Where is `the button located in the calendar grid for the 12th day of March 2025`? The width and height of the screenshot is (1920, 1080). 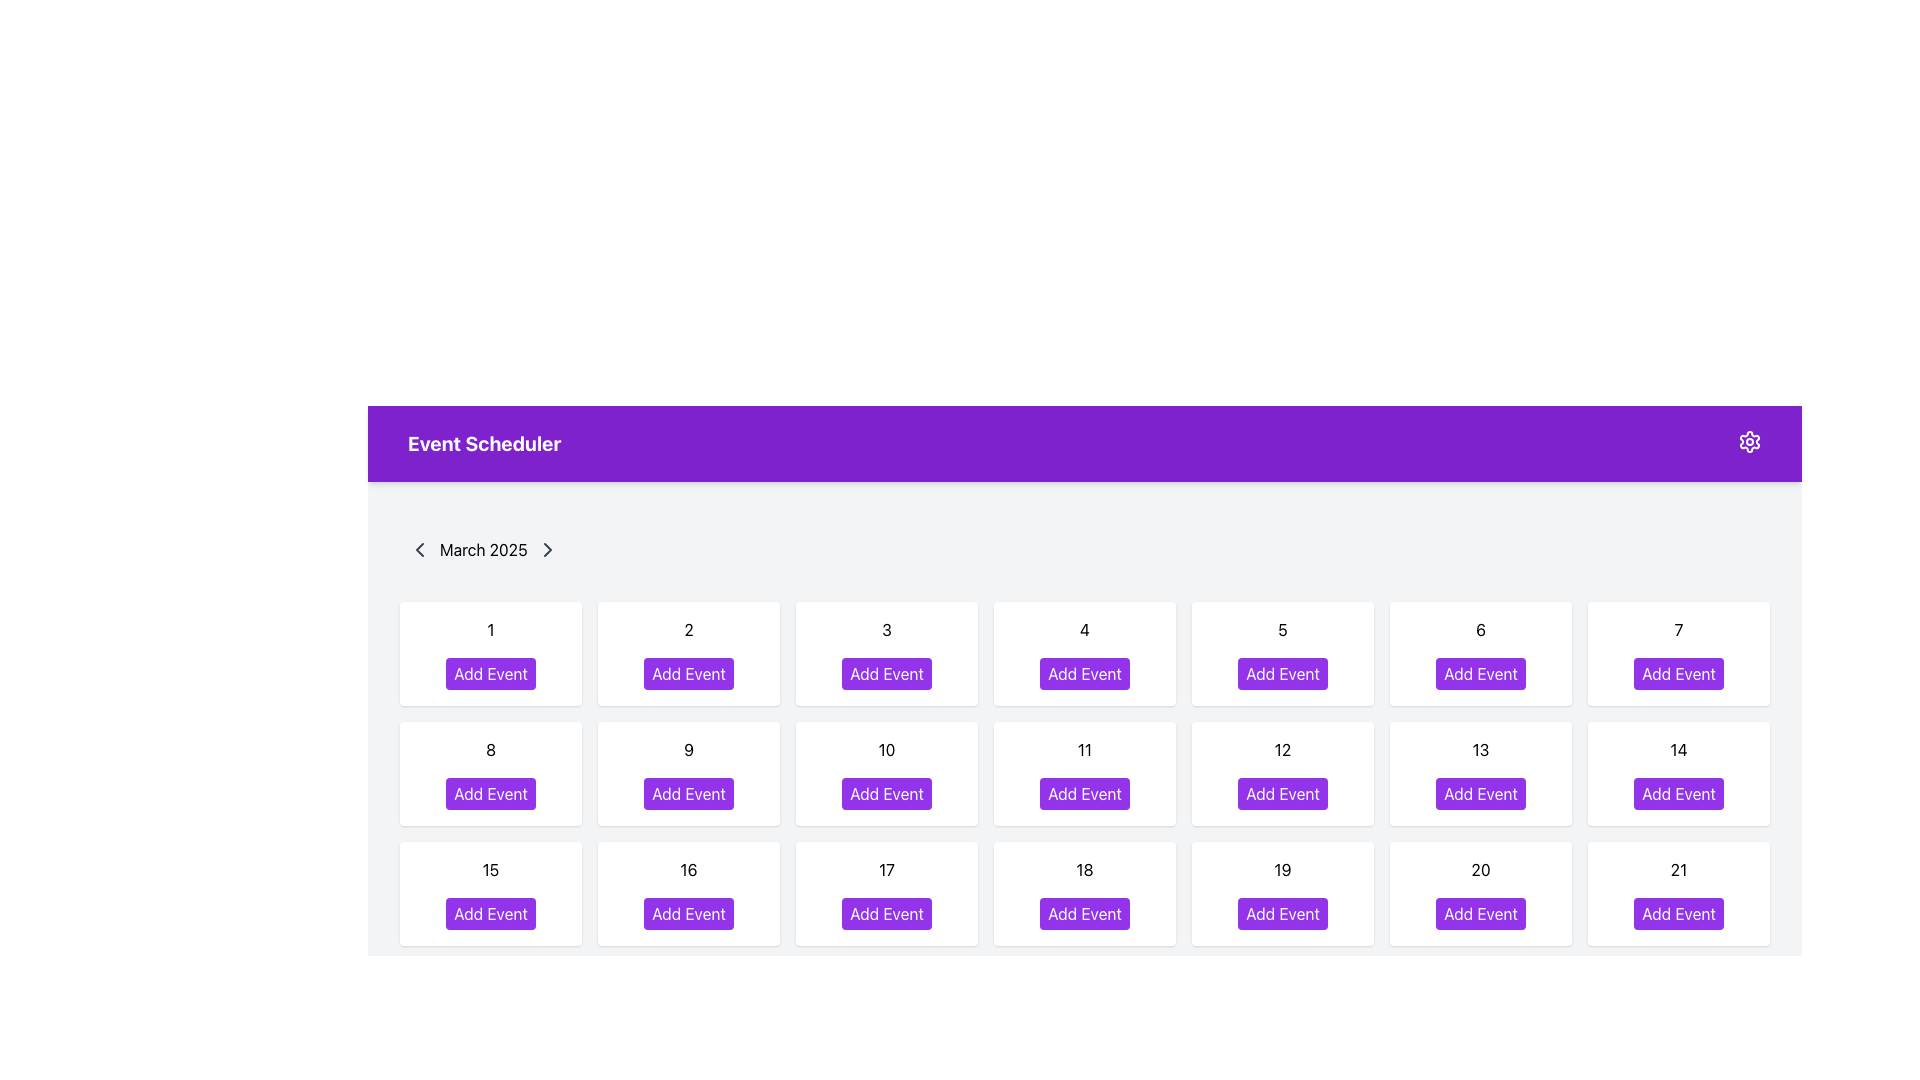
the button located in the calendar grid for the 12th day of March 2025 is located at coordinates (1282, 793).